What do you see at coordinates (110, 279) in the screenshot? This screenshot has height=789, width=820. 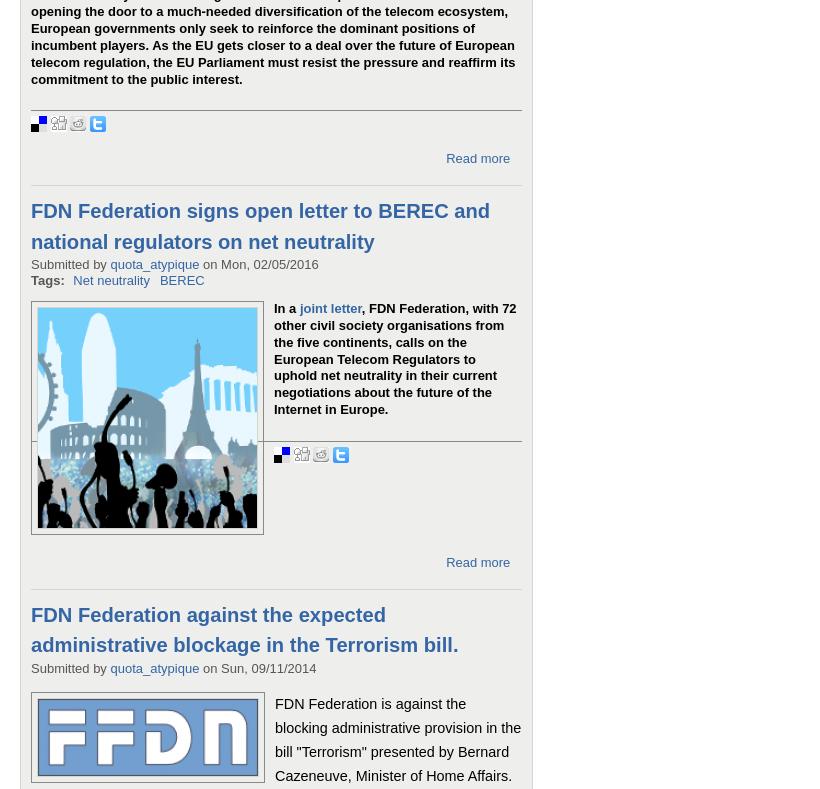 I see `'Net neutrality'` at bounding box center [110, 279].